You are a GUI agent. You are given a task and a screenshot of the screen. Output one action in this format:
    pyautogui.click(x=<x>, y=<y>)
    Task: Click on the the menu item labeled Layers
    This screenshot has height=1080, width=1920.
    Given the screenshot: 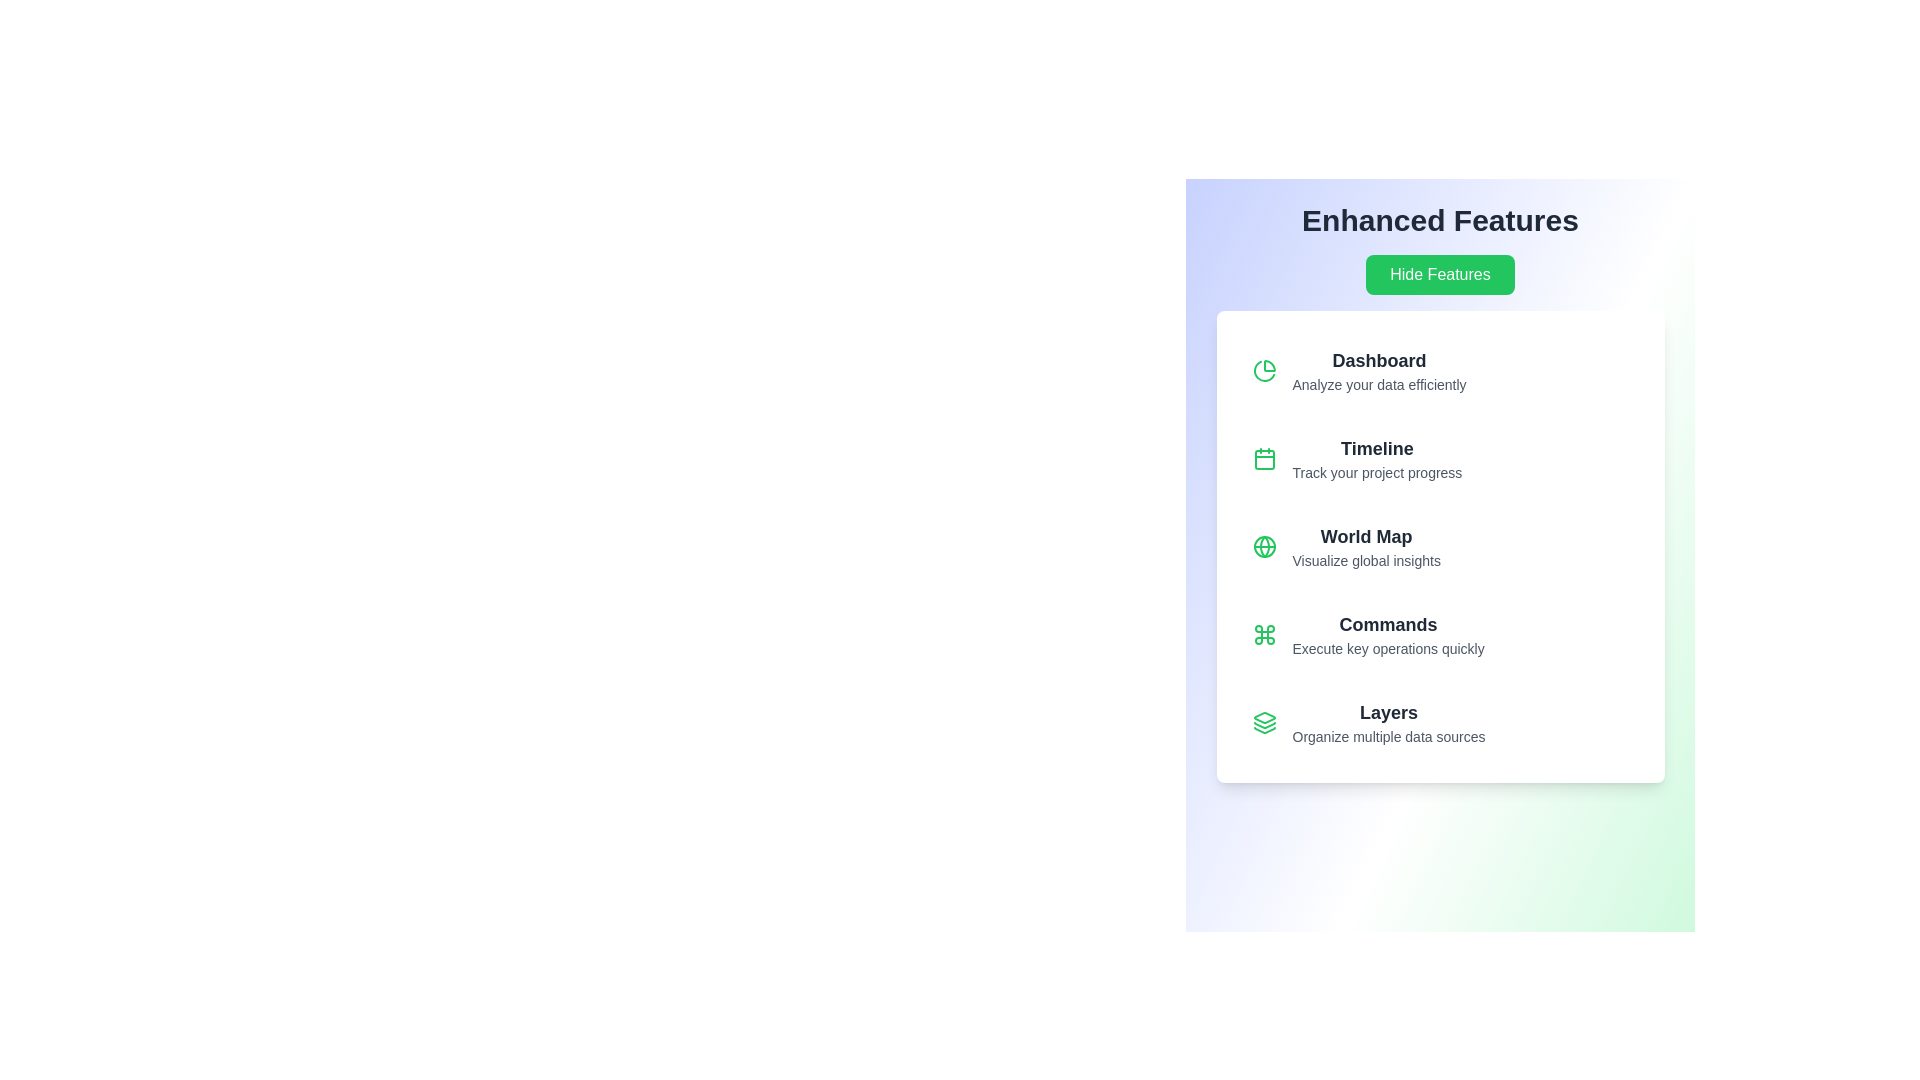 What is the action you would take?
    pyautogui.click(x=1440, y=722)
    